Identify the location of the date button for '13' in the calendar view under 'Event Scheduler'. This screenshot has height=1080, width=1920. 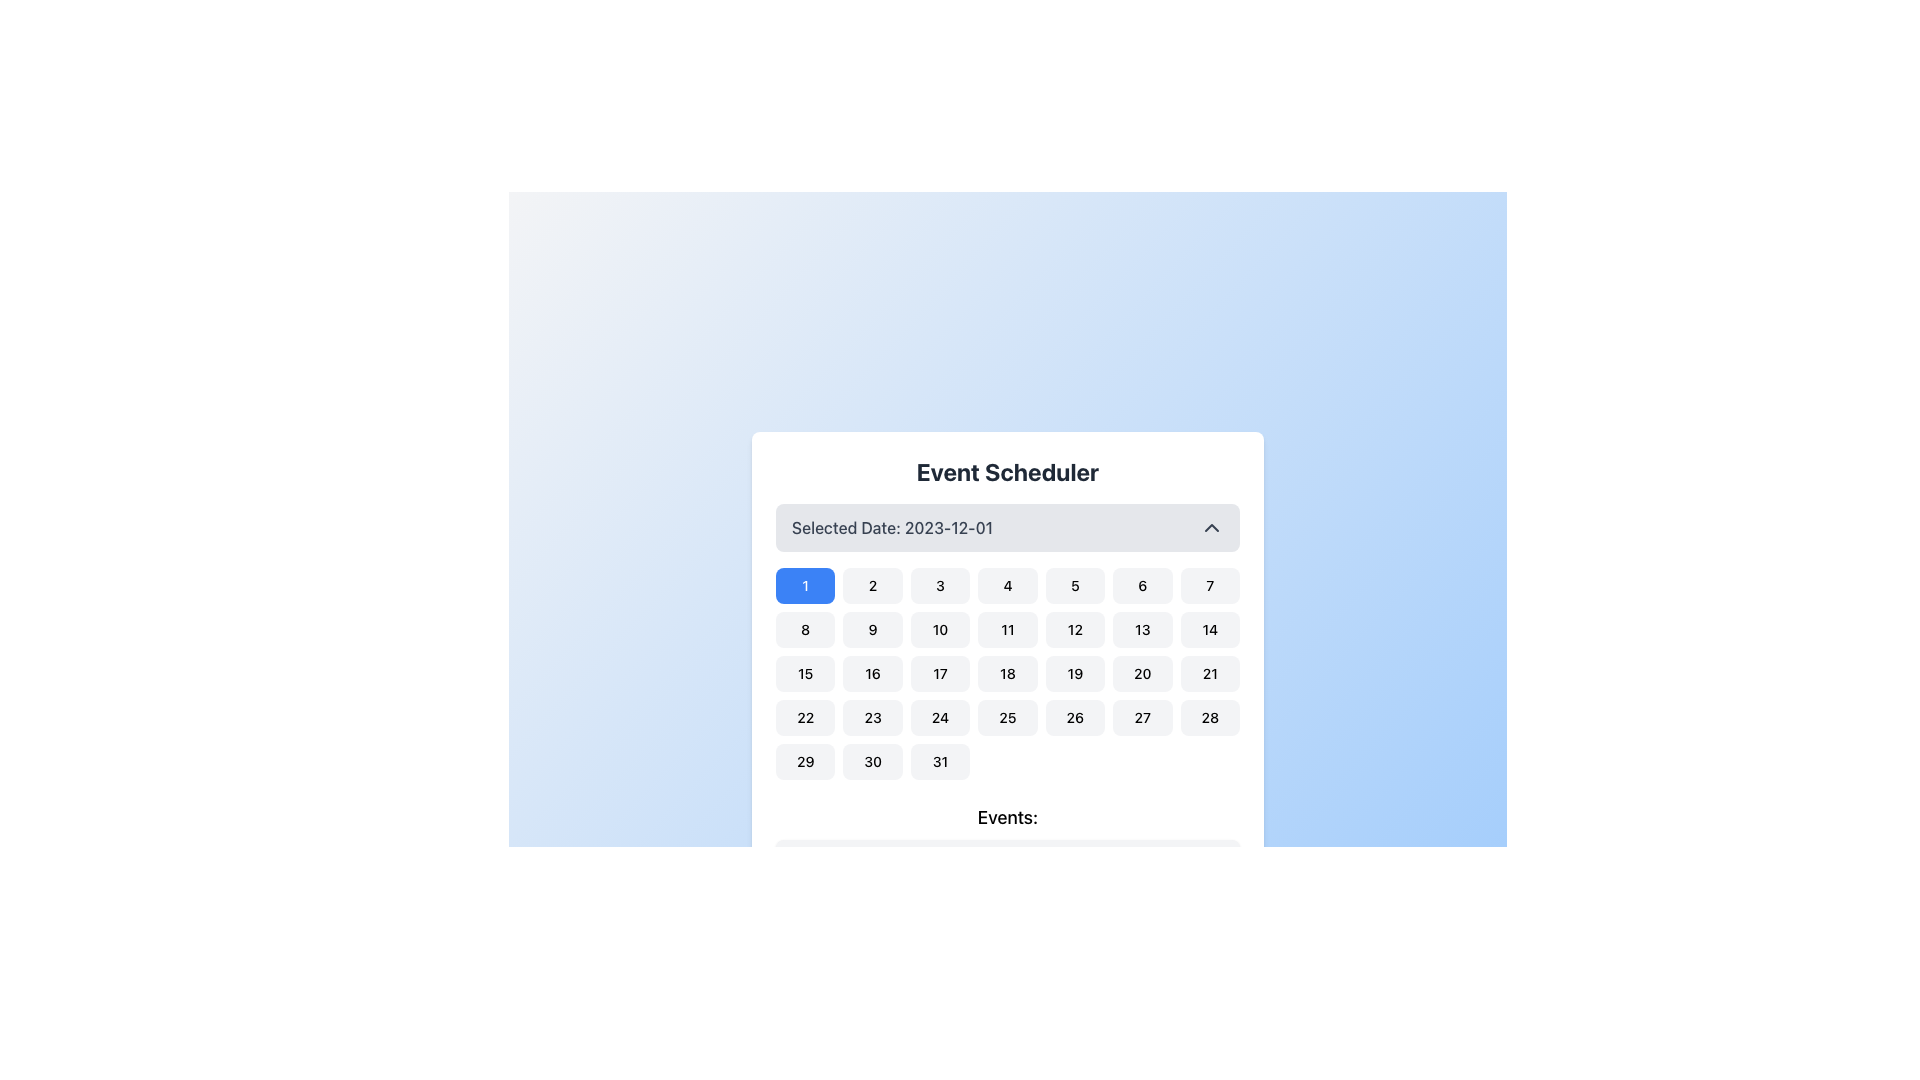
(1142, 628).